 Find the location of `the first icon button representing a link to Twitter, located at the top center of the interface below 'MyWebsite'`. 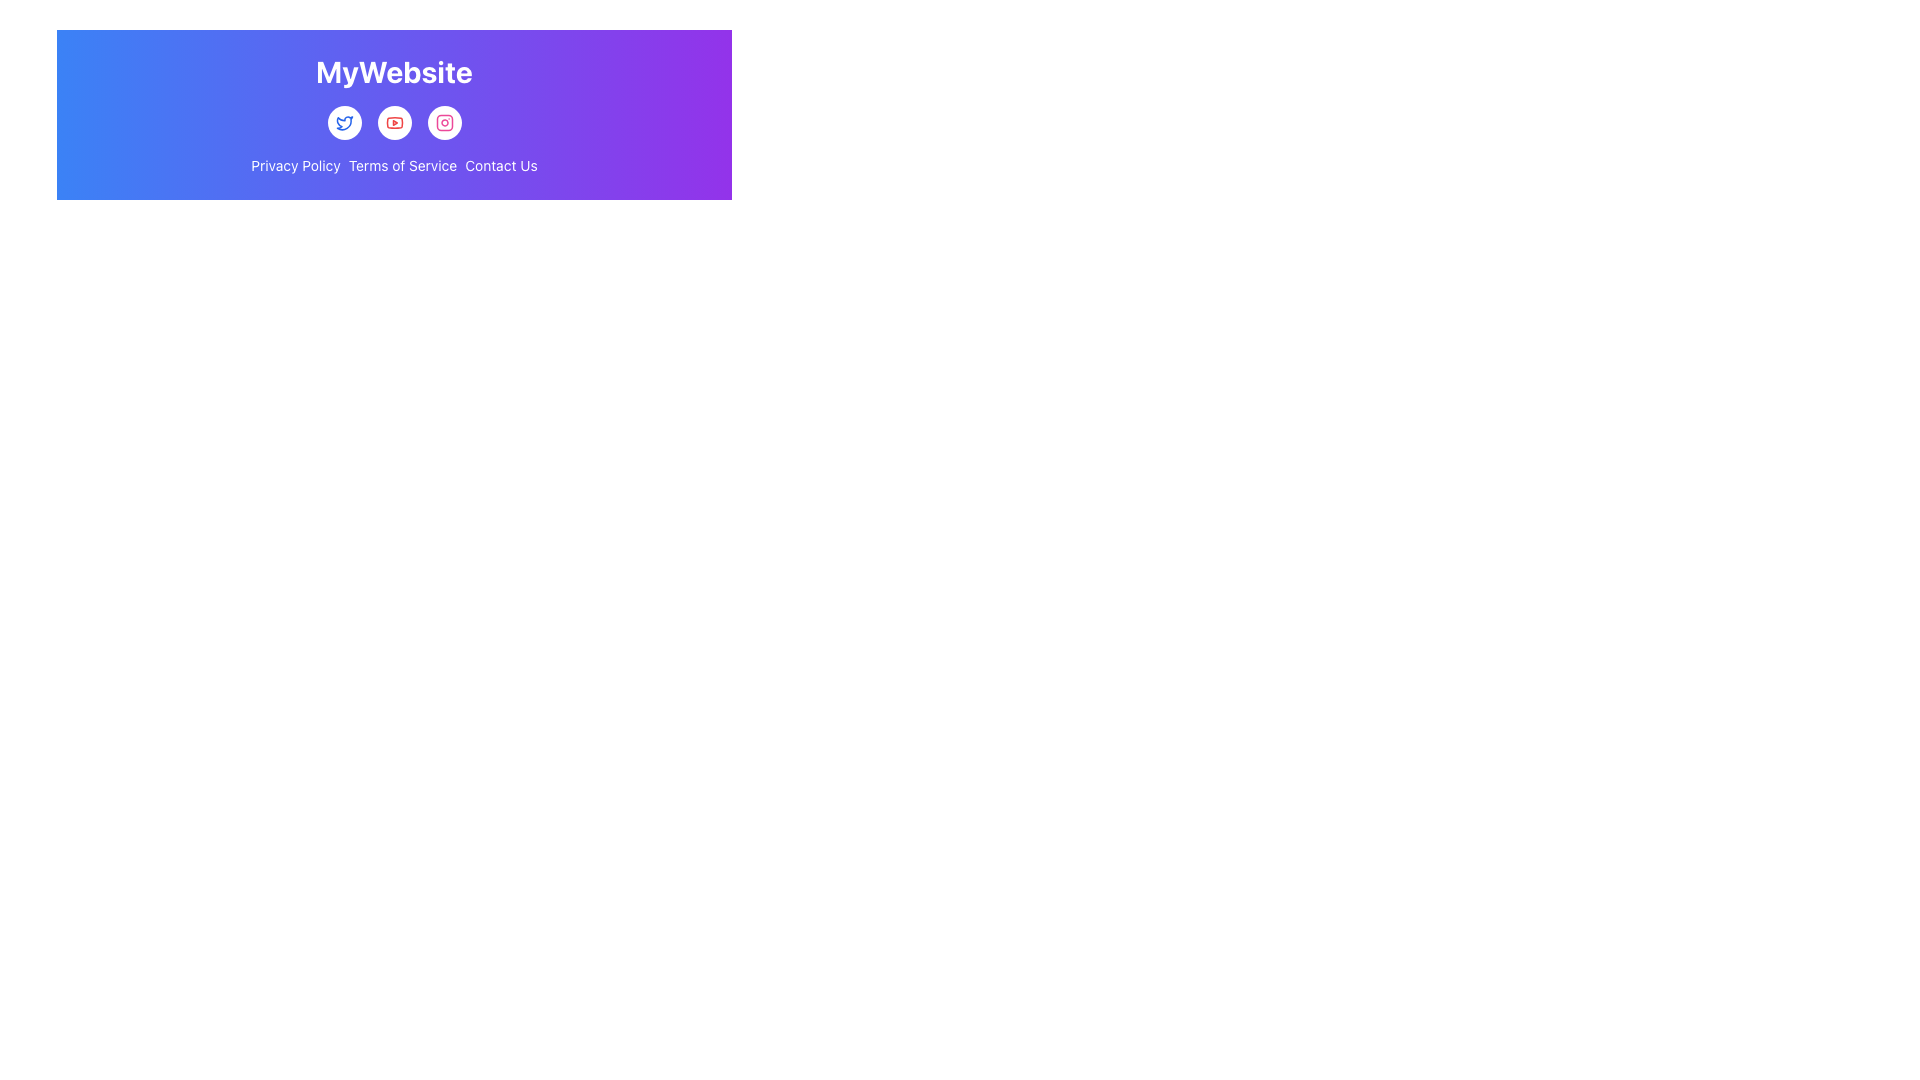

the first icon button representing a link to Twitter, located at the top center of the interface below 'MyWebsite' is located at coordinates (344, 123).